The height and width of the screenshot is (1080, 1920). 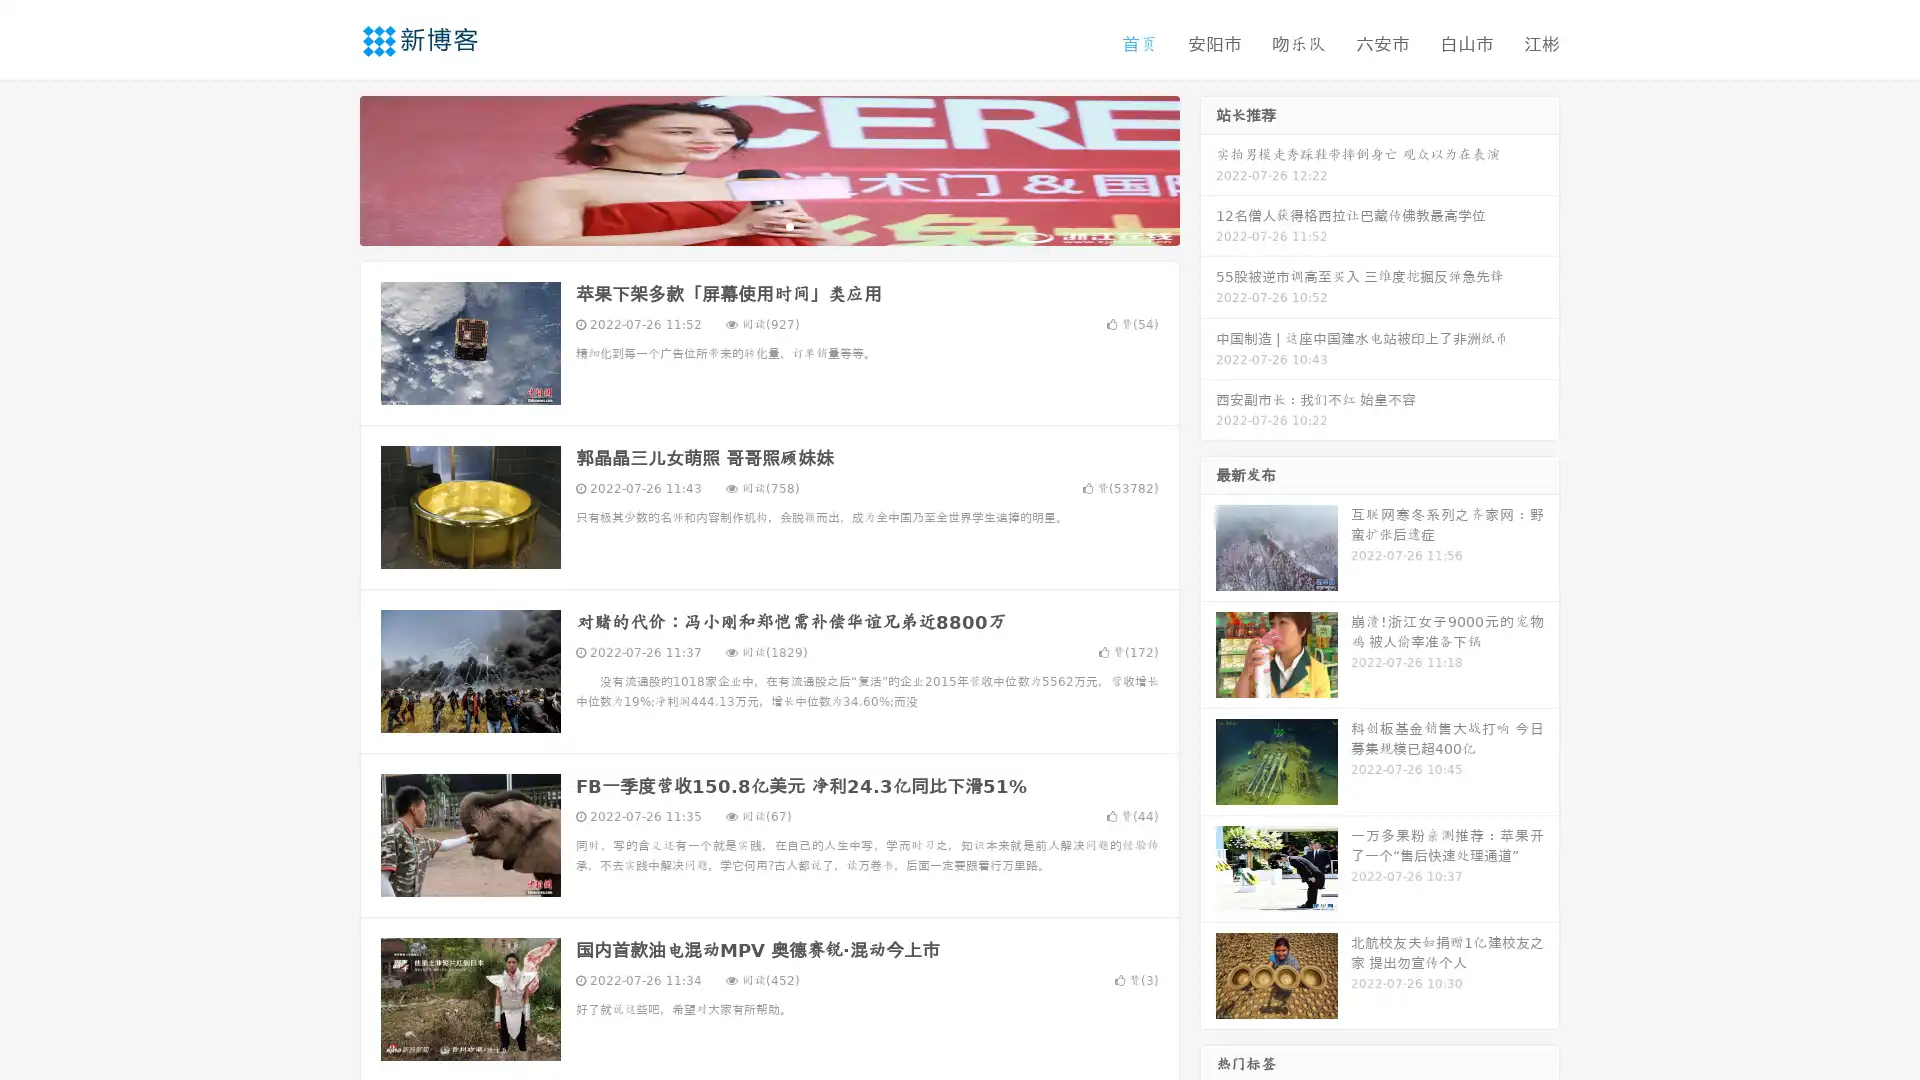 What do you see at coordinates (330, 168) in the screenshot?
I see `Previous slide` at bounding box center [330, 168].